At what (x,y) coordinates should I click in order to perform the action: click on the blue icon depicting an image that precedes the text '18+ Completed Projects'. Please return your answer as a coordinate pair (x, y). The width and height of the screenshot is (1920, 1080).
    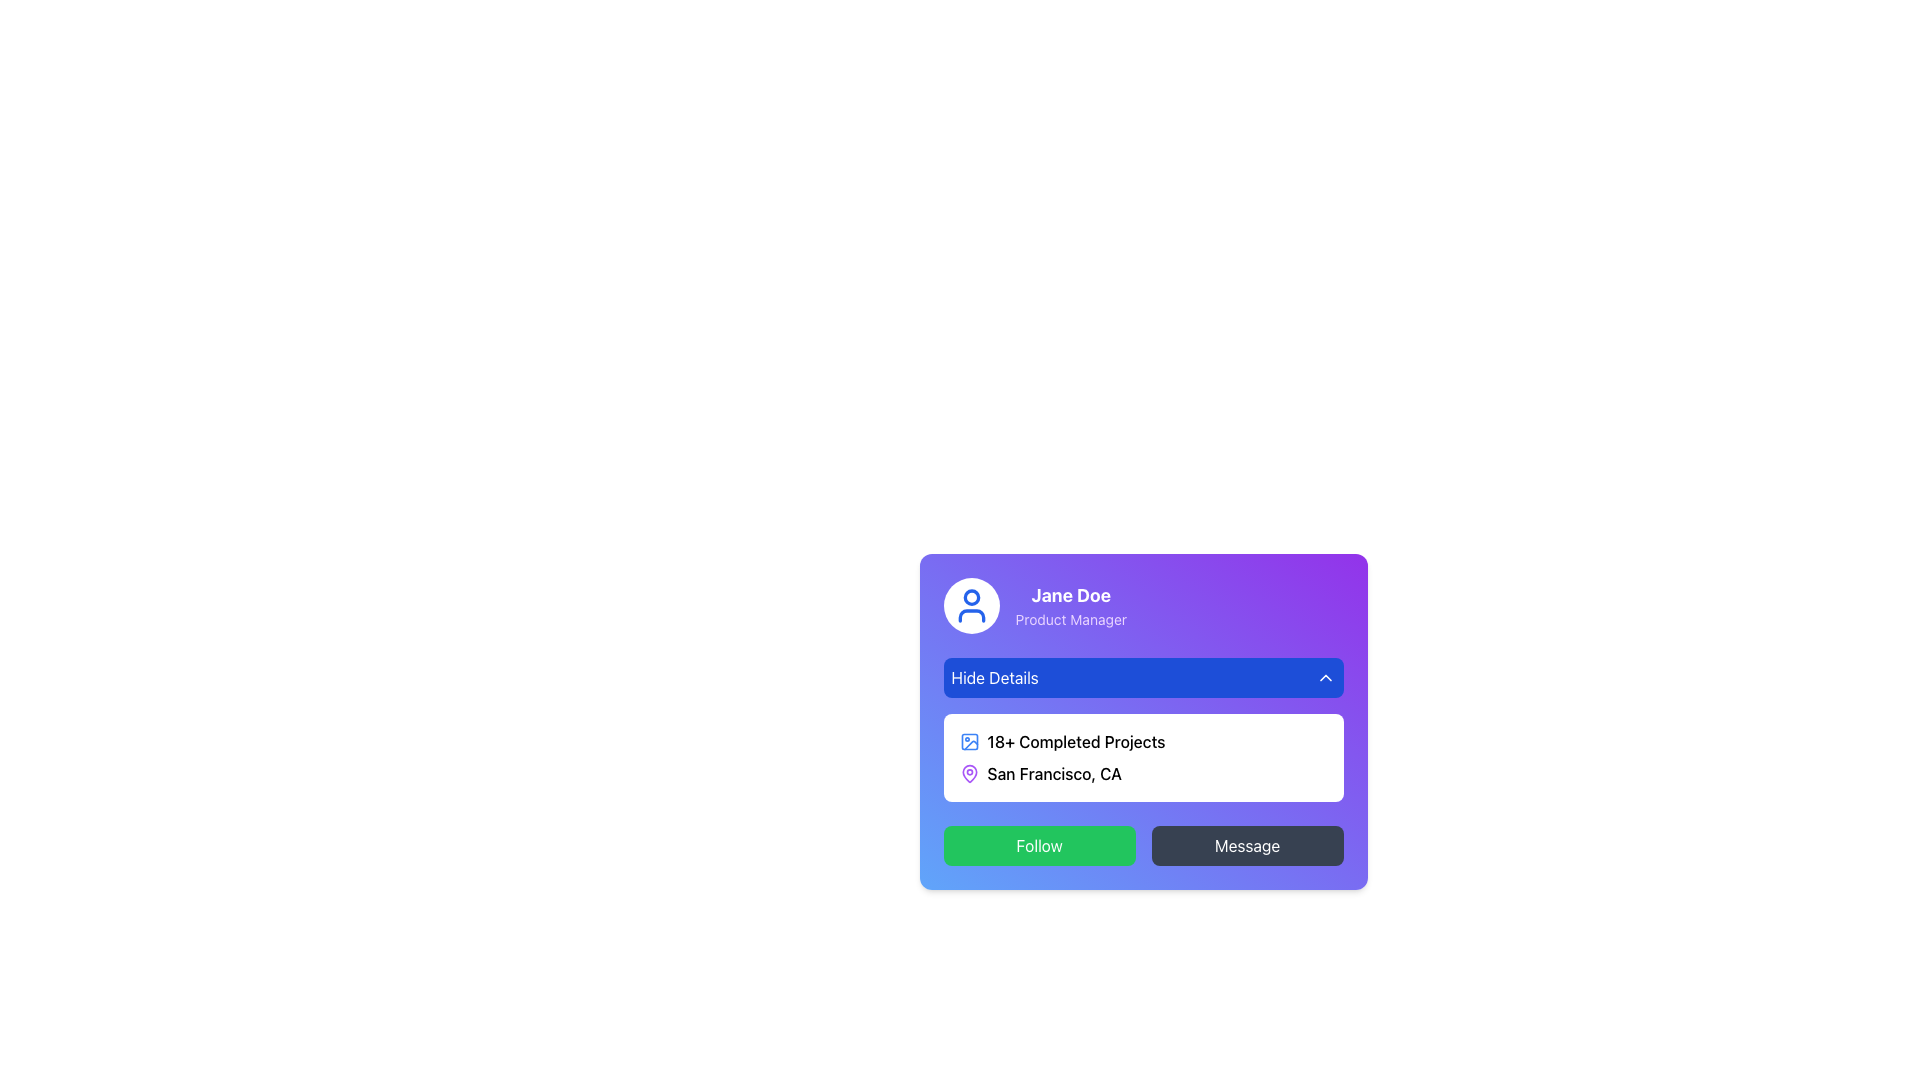
    Looking at the image, I should click on (969, 741).